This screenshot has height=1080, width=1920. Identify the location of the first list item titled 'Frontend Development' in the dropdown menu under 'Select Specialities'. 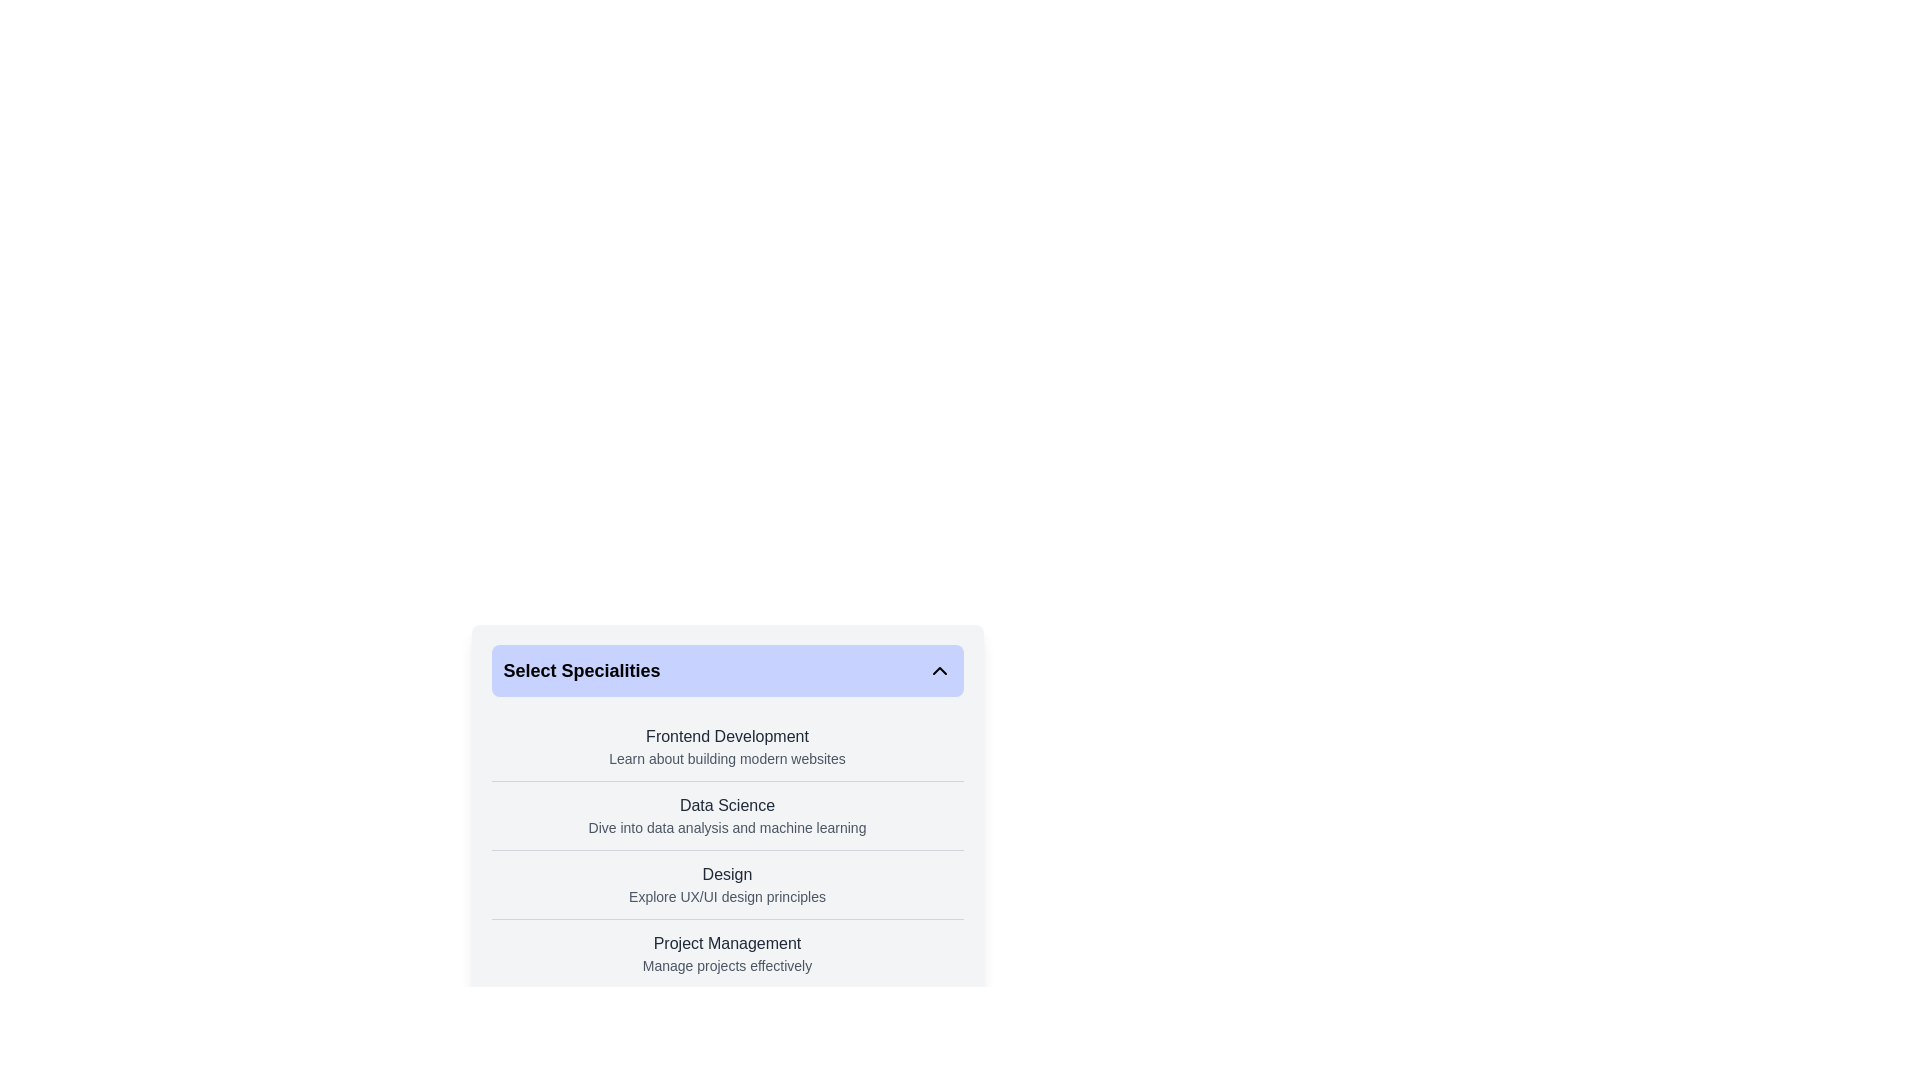
(726, 747).